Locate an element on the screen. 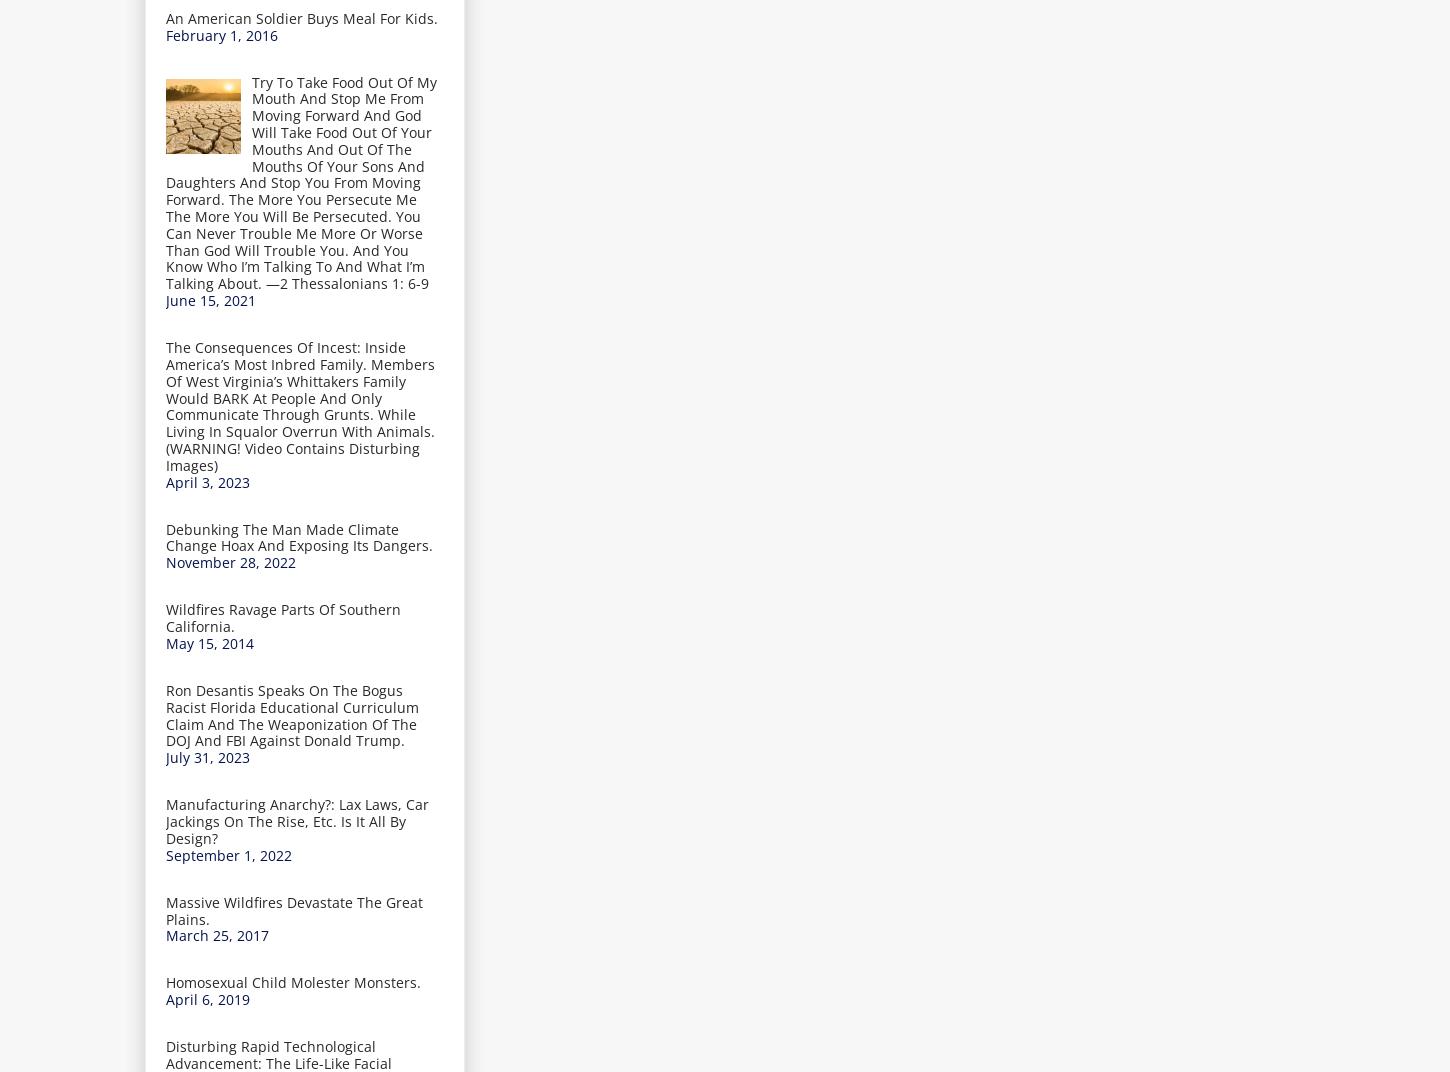  'April 3, 2023' is located at coordinates (206, 481).